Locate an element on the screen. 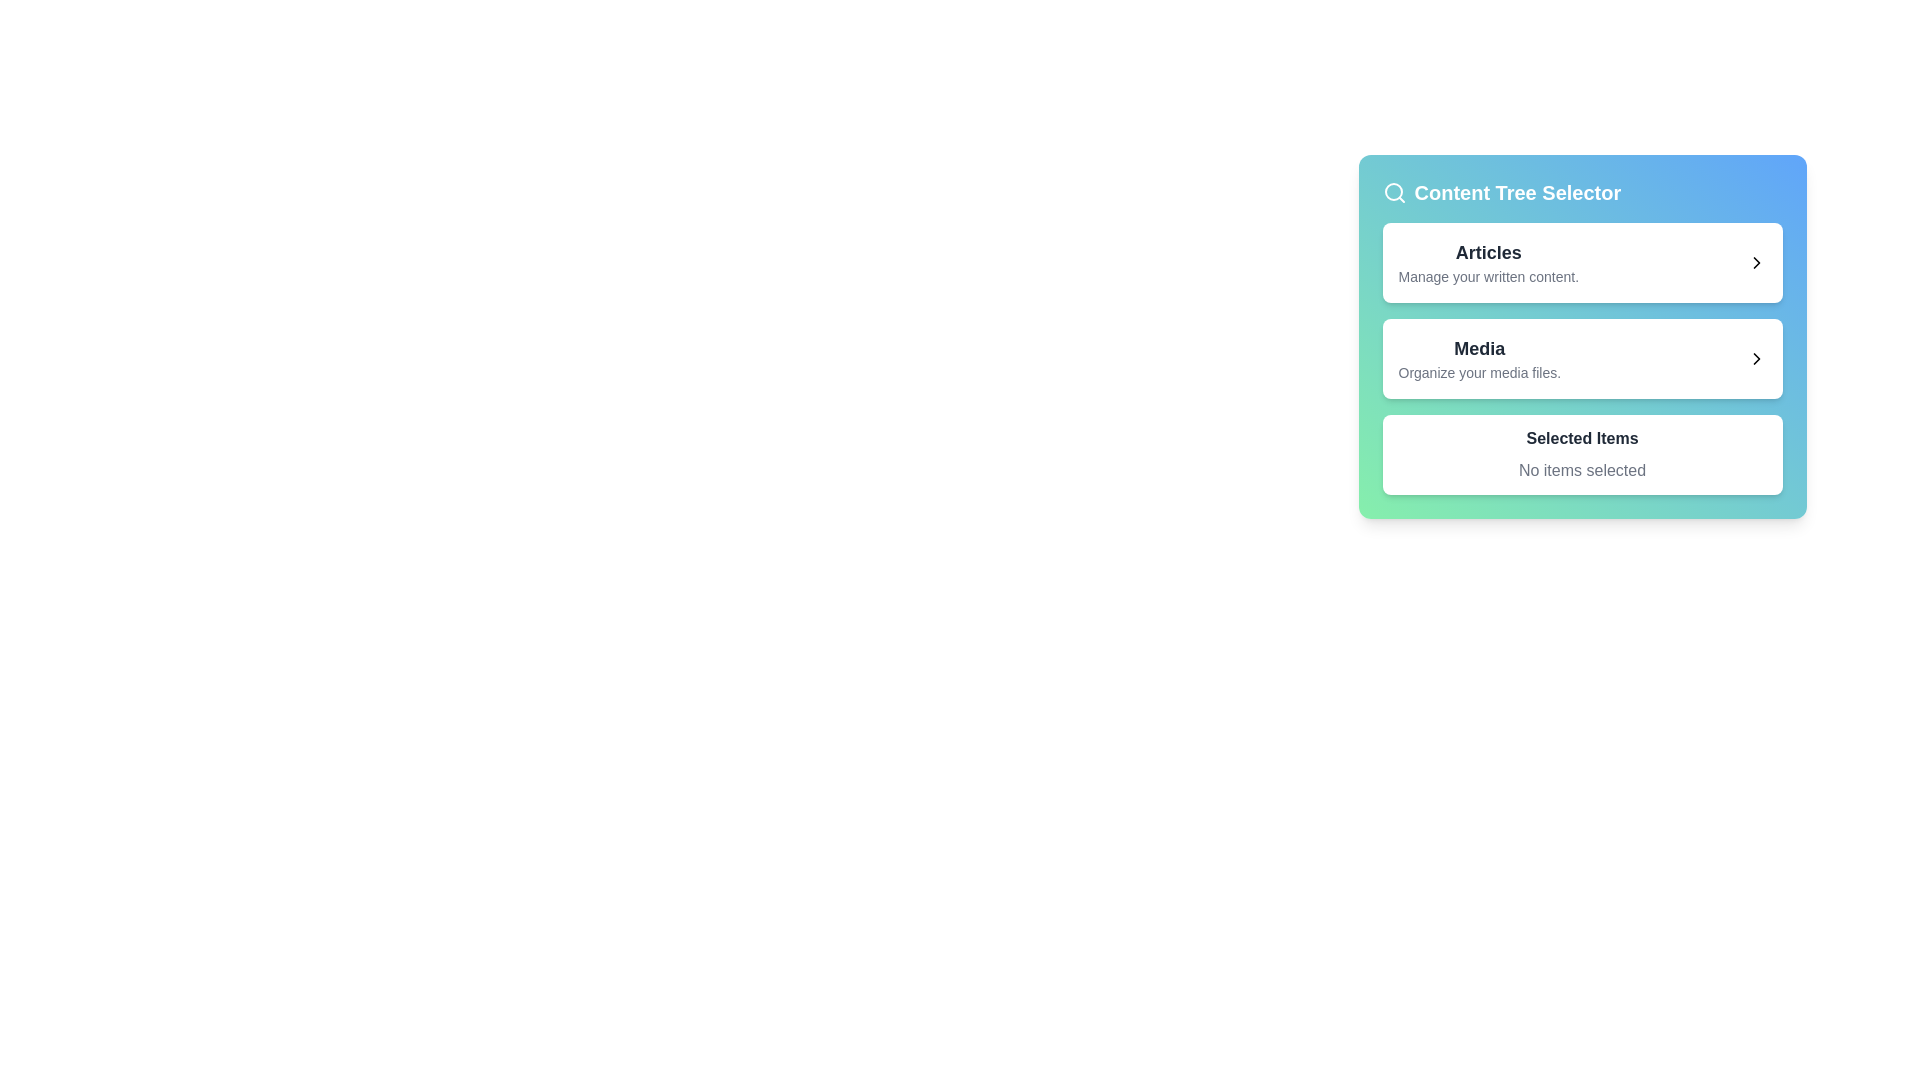  the navigation section of the 'Content Tree Selector' panel is located at coordinates (1581, 311).